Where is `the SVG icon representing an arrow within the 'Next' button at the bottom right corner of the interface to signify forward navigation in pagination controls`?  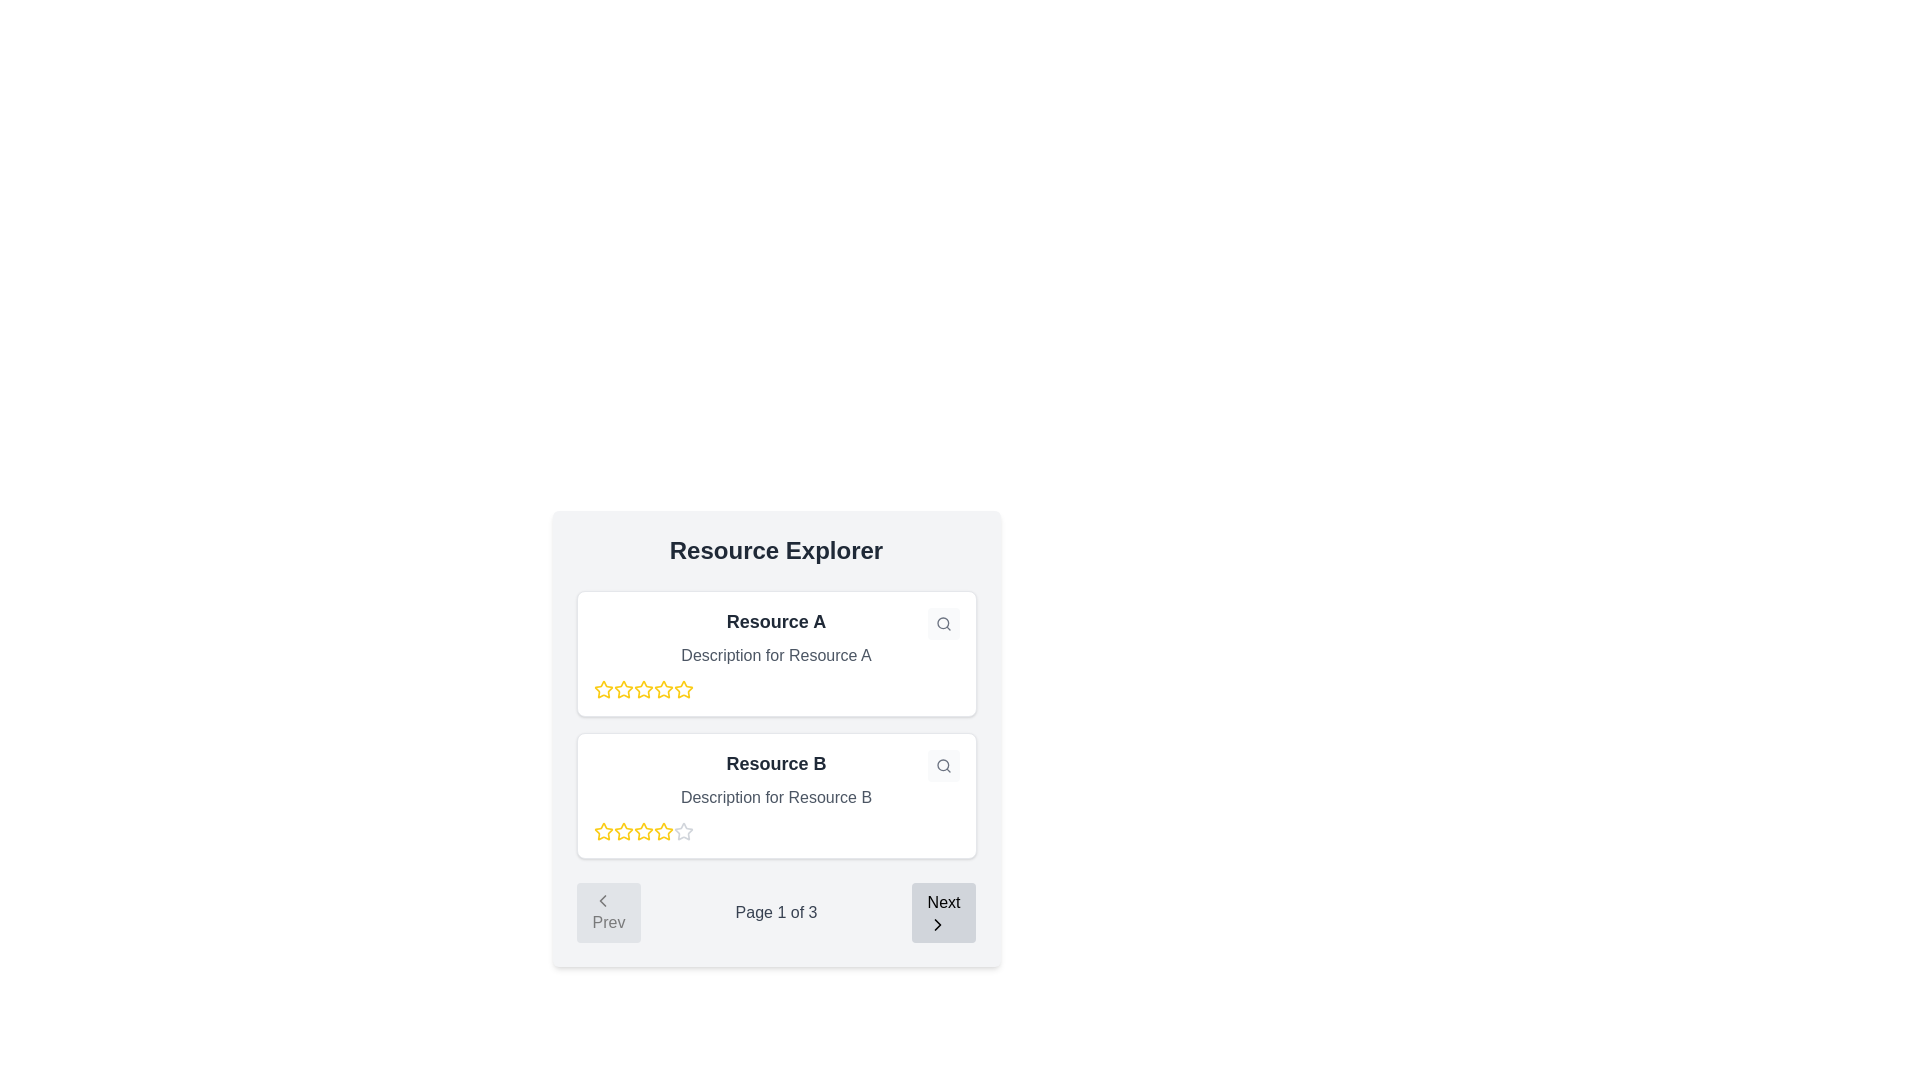 the SVG icon representing an arrow within the 'Next' button at the bottom right corner of the interface to signify forward navigation in pagination controls is located at coordinates (936, 925).